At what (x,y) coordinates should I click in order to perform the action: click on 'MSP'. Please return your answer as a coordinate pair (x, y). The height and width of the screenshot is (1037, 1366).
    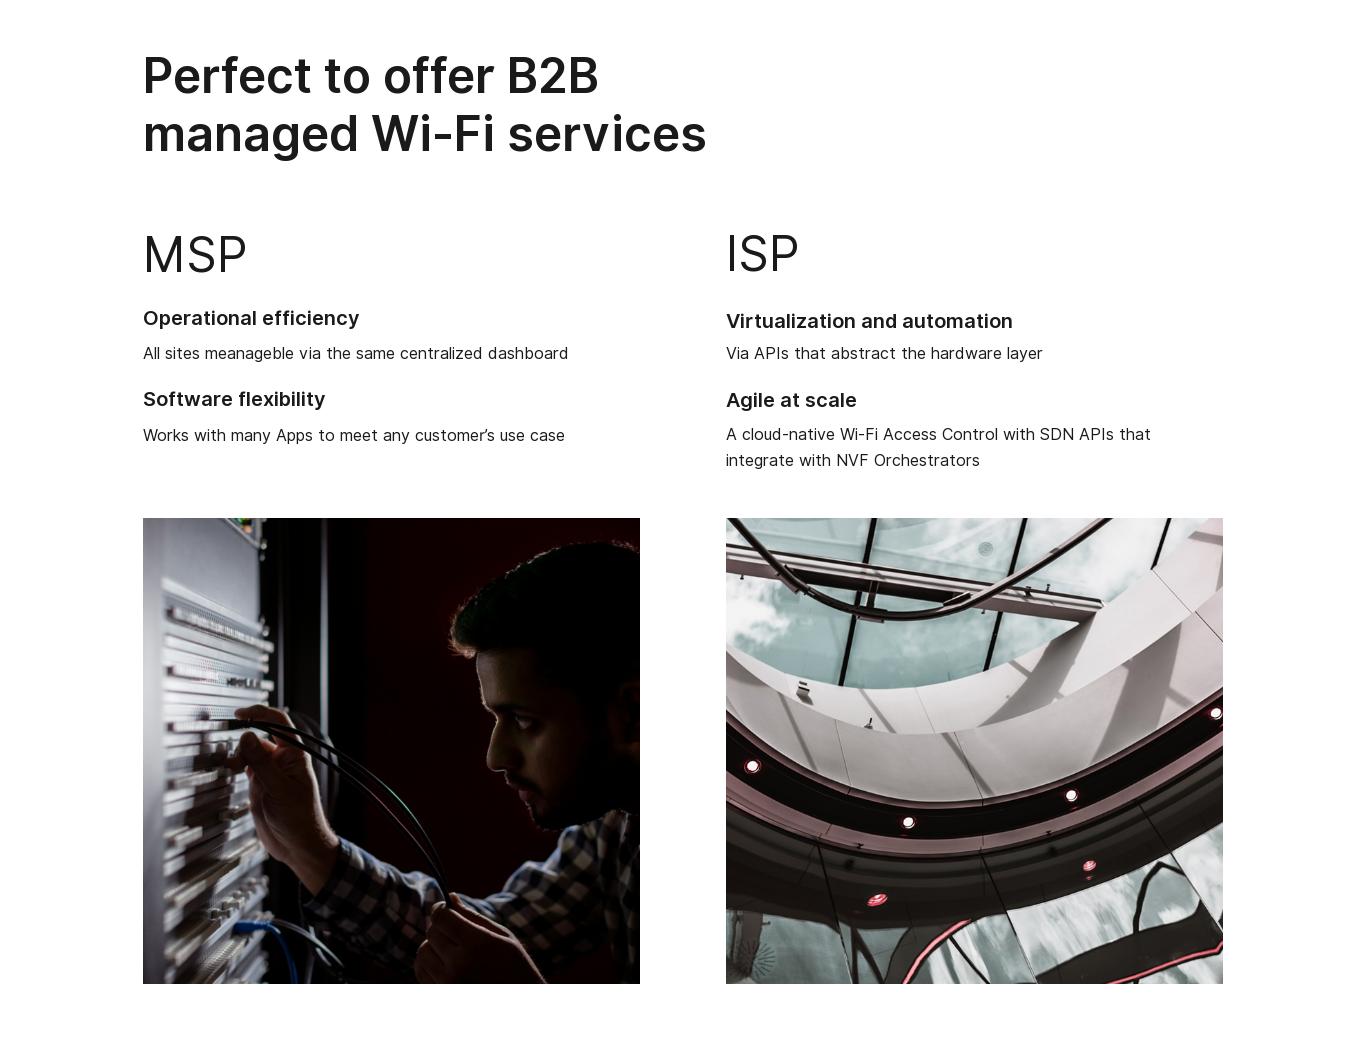
    Looking at the image, I should click on (194, 253).